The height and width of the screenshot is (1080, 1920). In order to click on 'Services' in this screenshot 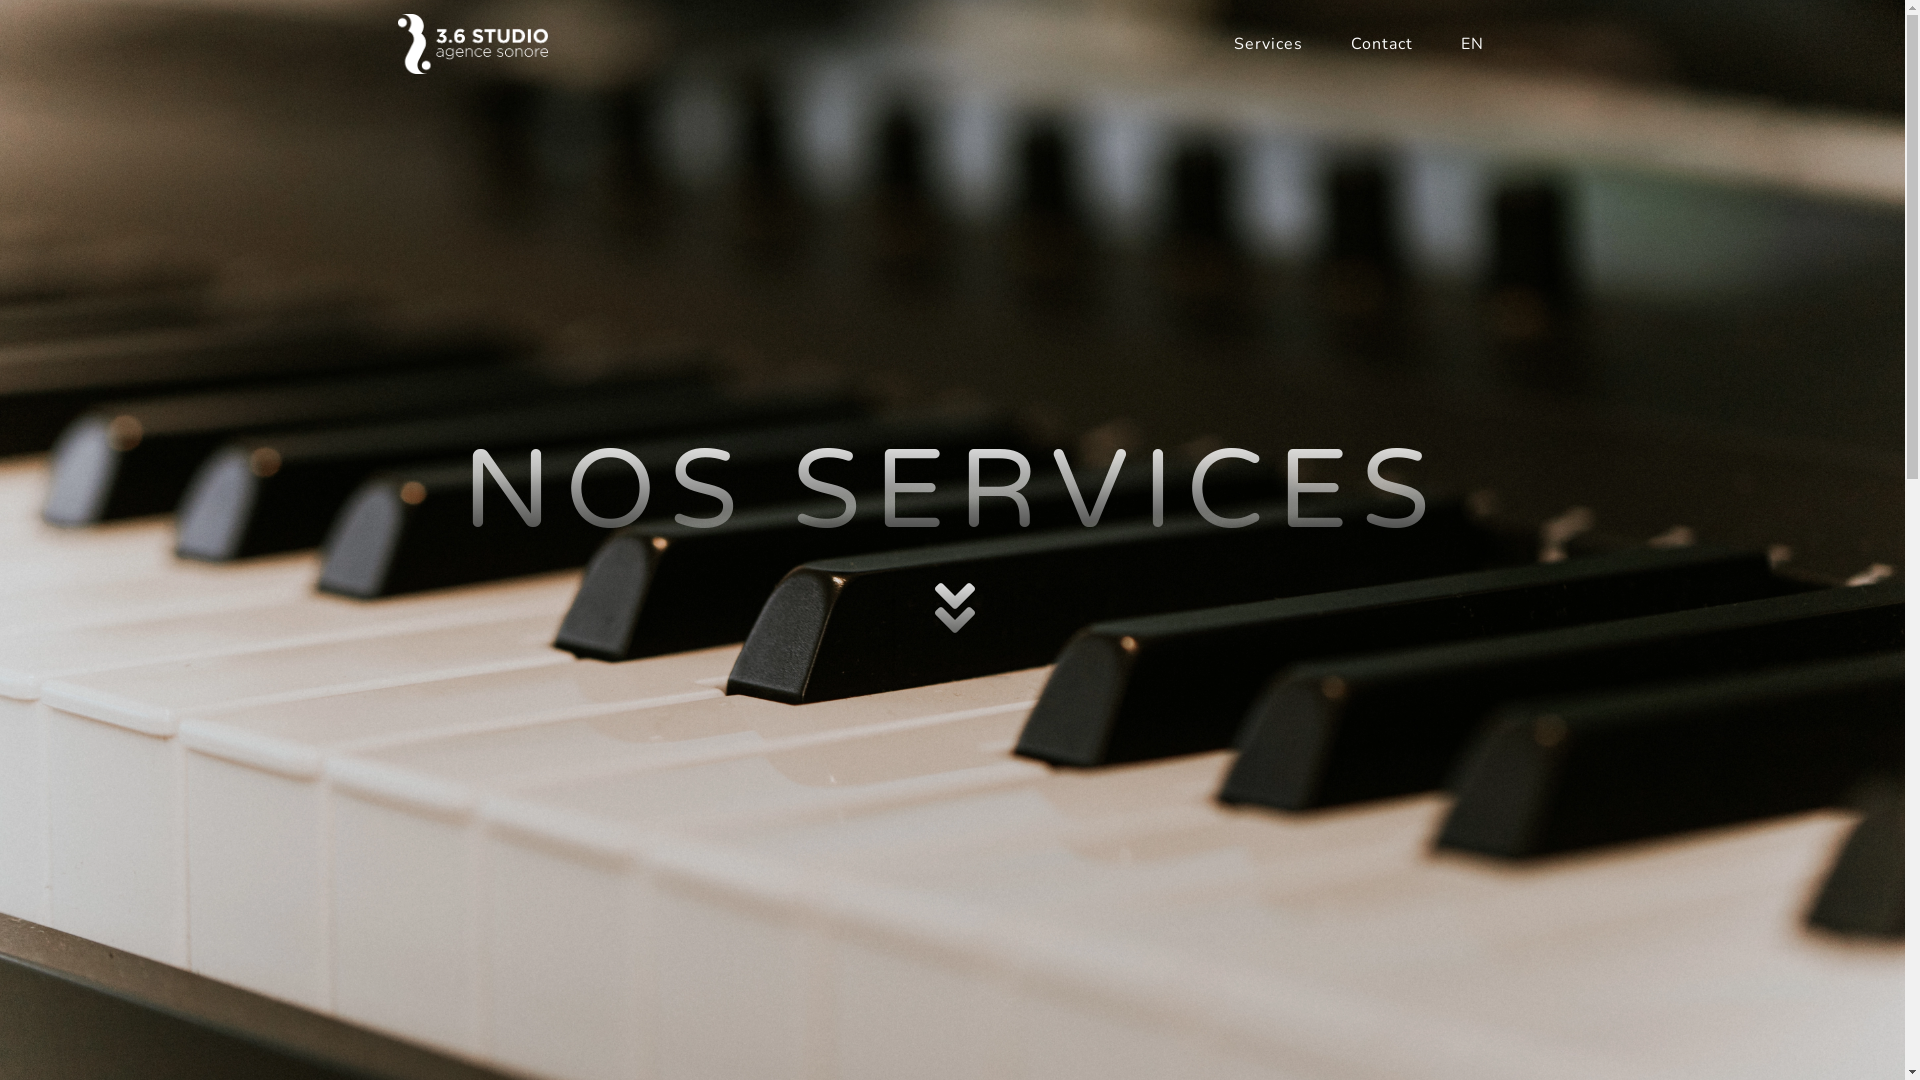, I will do `click(1267, 43)`.